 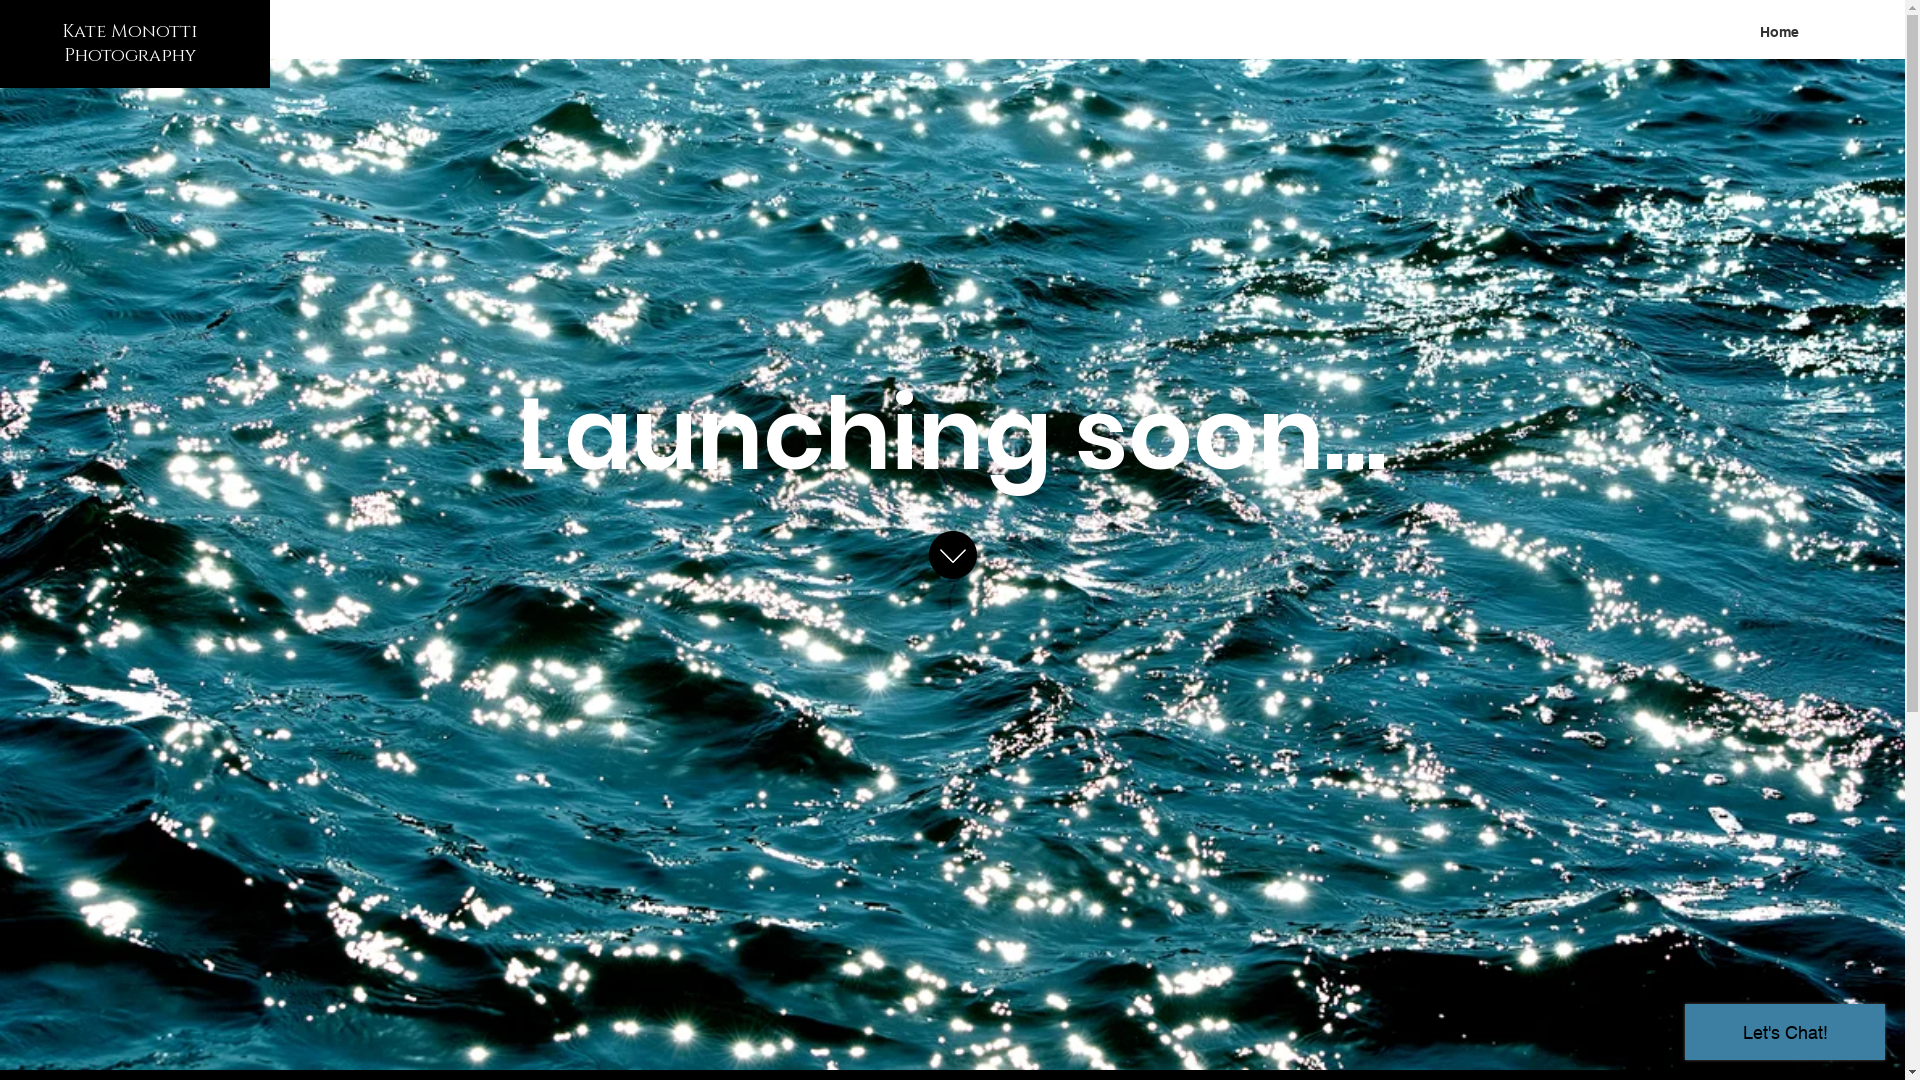 What do you see at coordinates (62, 42) in the screenshot?
I see `'Kate Monotti Photography'` at bounding box center [62, 42].